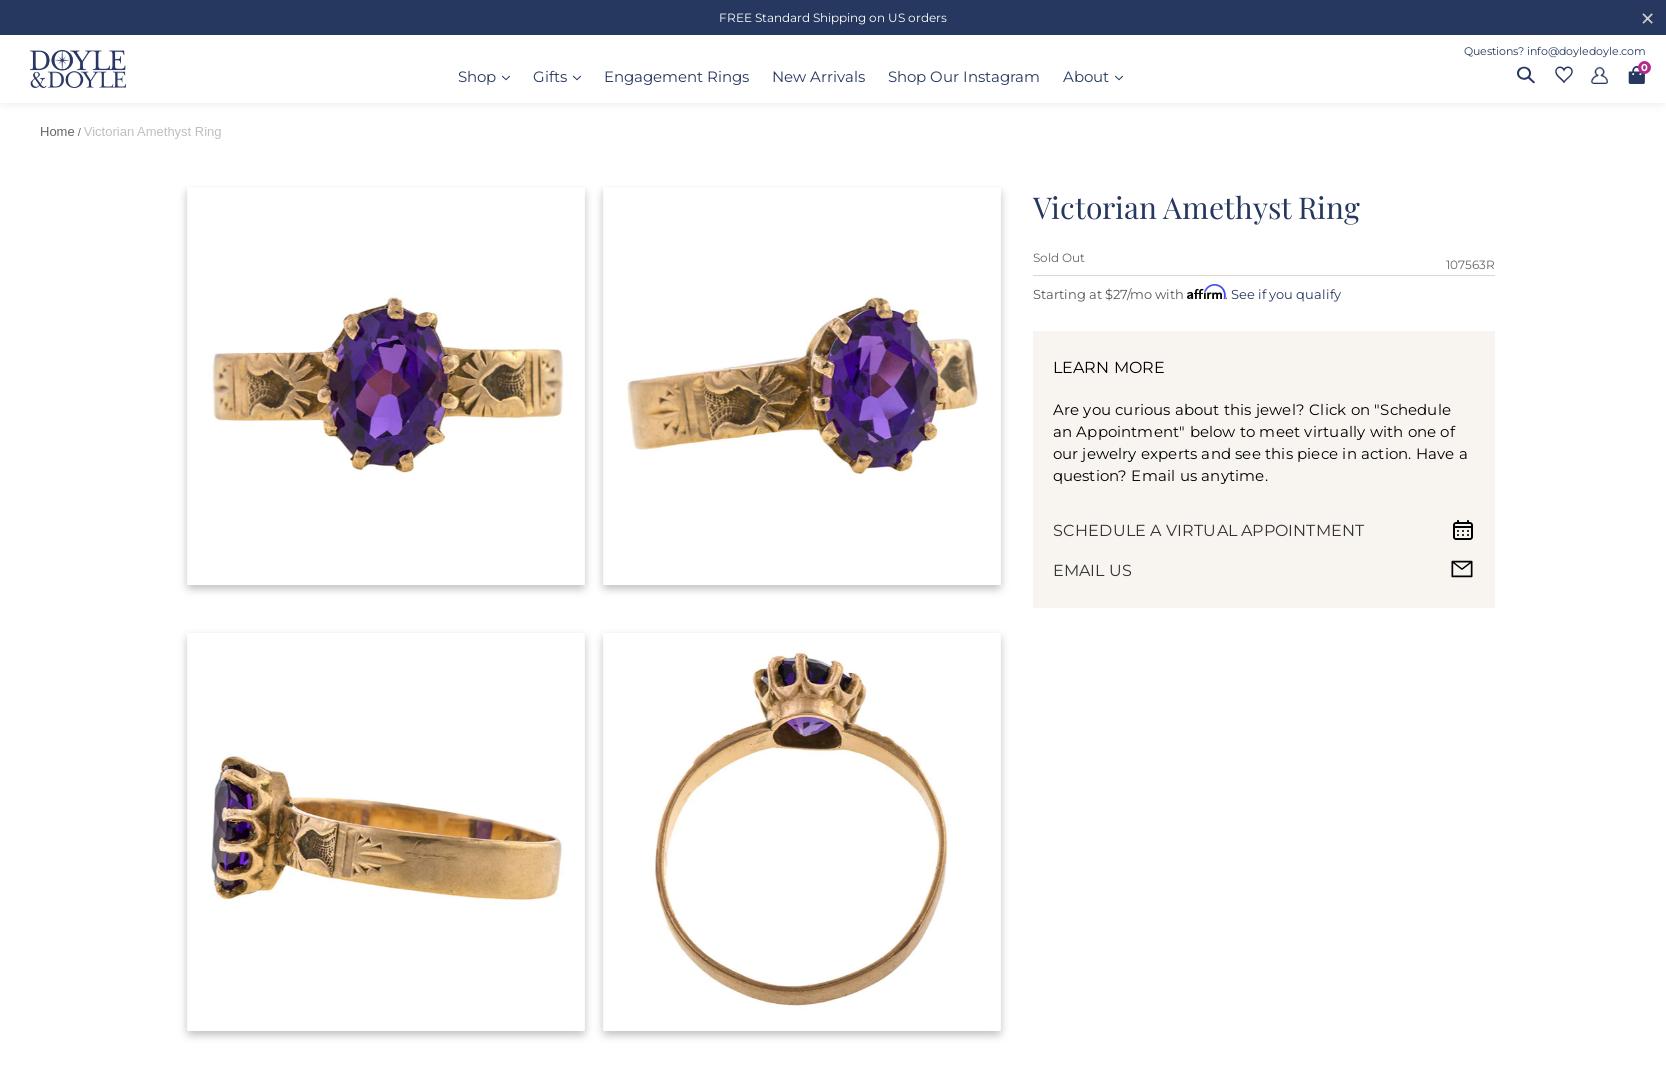 This screenshot has width=1666, height=1079. Describe the element at coordinates (1108, 366) in the screenshot. I see `'LEARN MORE'` at that location.